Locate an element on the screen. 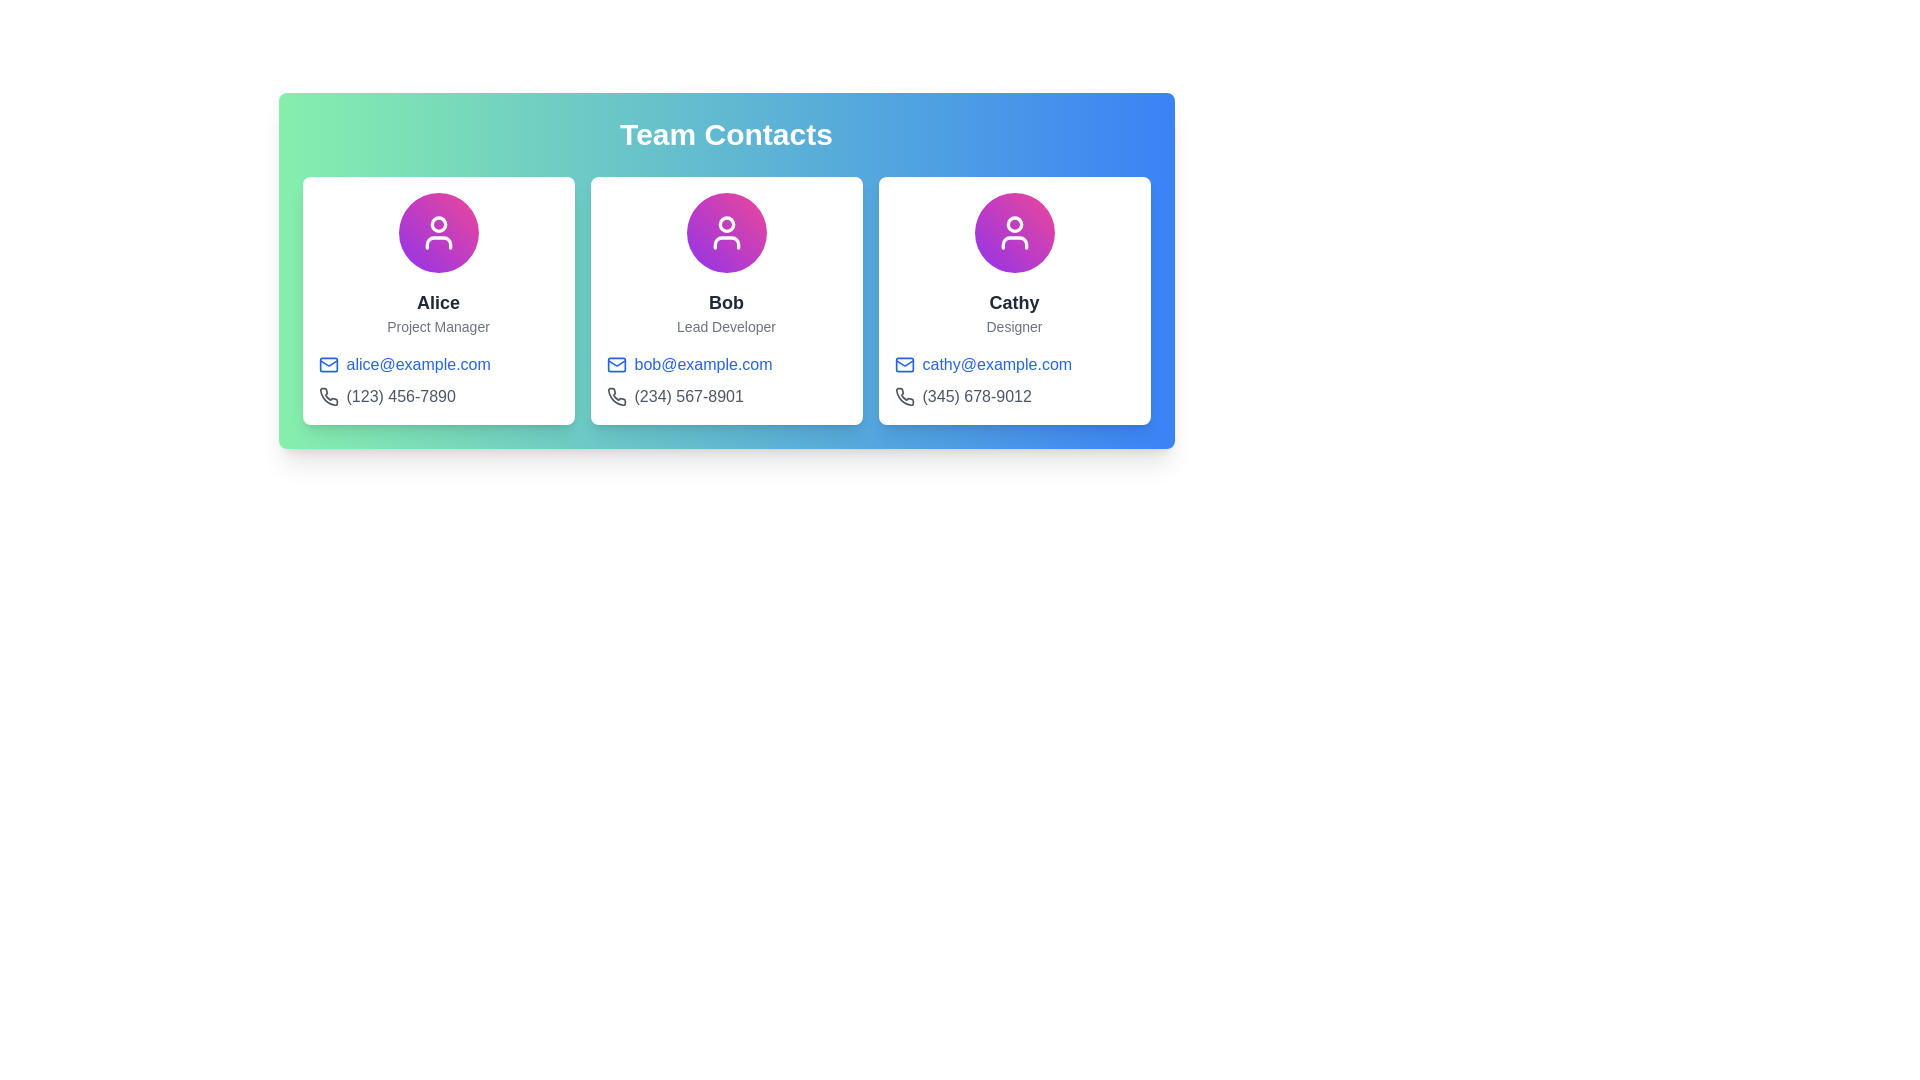 The image size is (1920, 1080). the text label that identifies Bob's role as 'Lead Developer', located below the name 'Bob' and above the email address 'bob@example.com' is located at coordinates (725, 326).